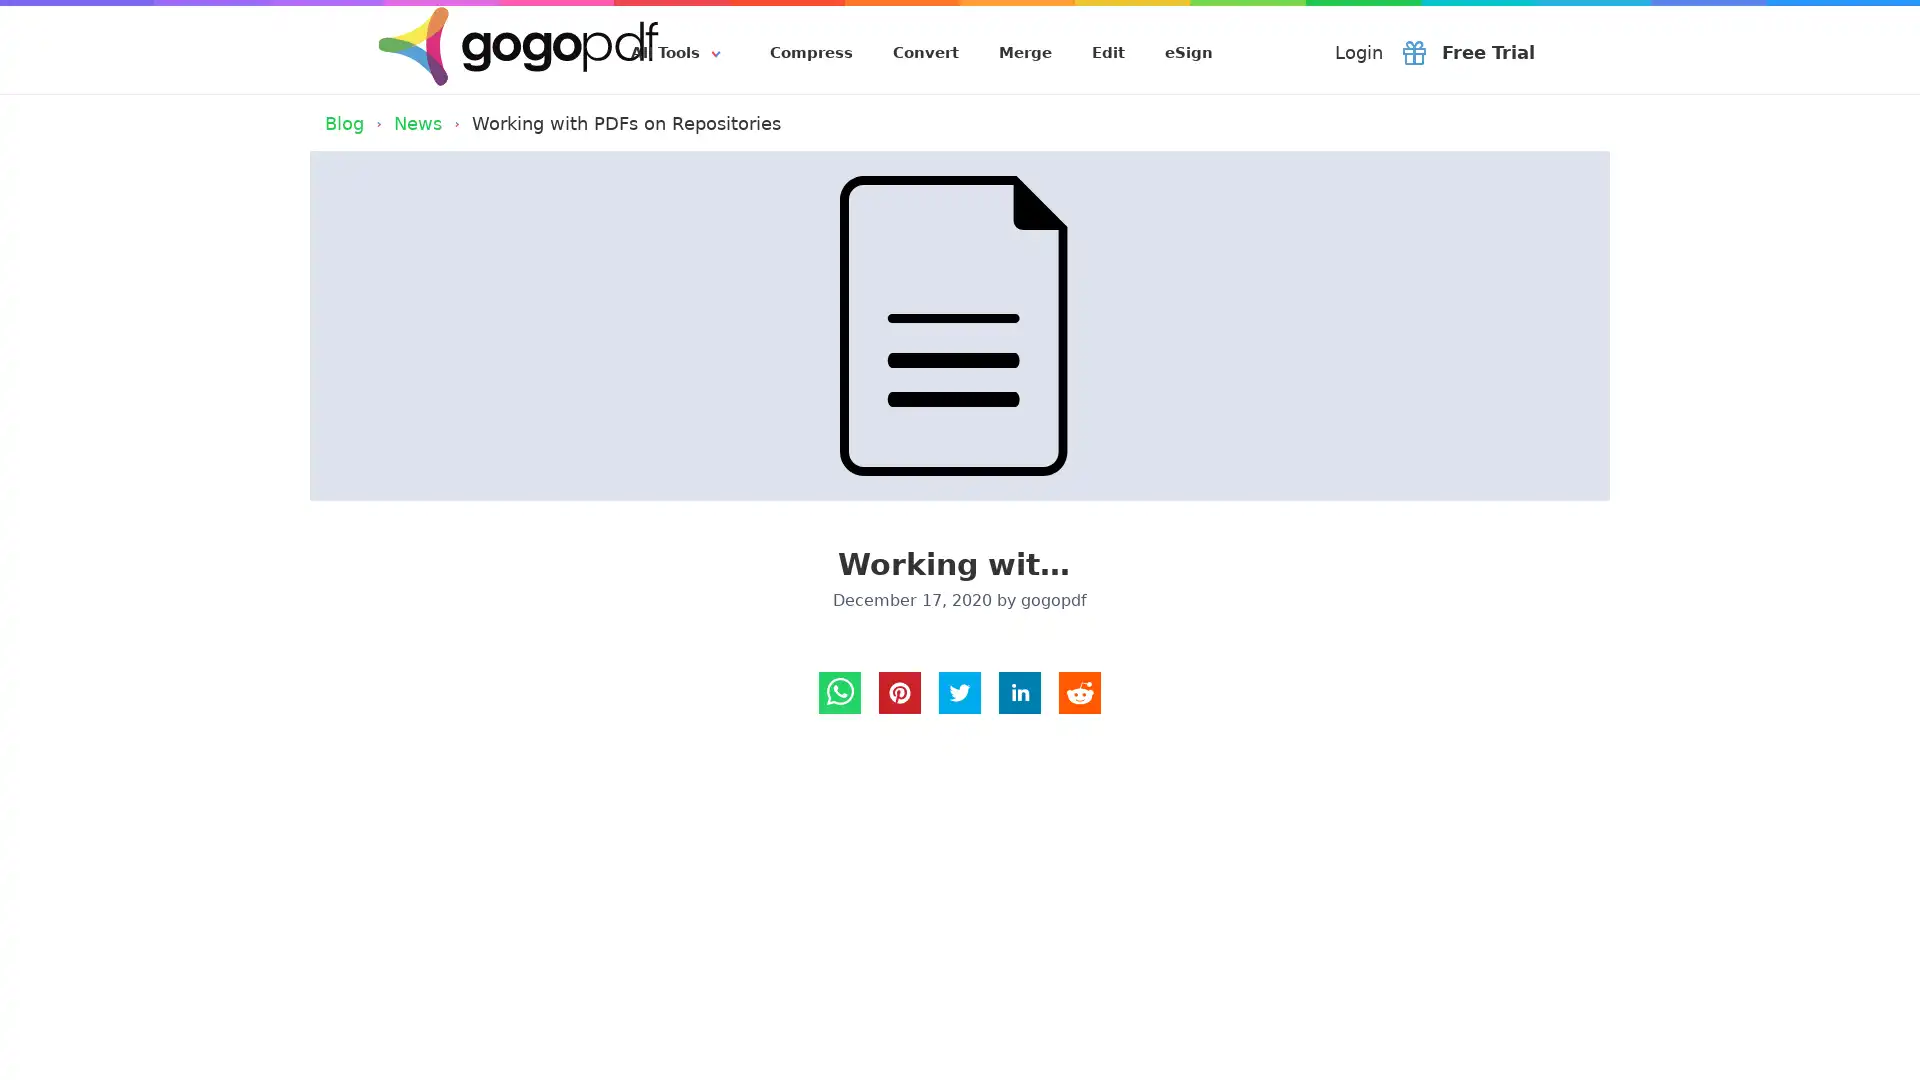 The height and width of the screenshot is (1080, 1920). Describe the element at coordinates (1025, 51) in the screenshot. I see `Merge` at that location.